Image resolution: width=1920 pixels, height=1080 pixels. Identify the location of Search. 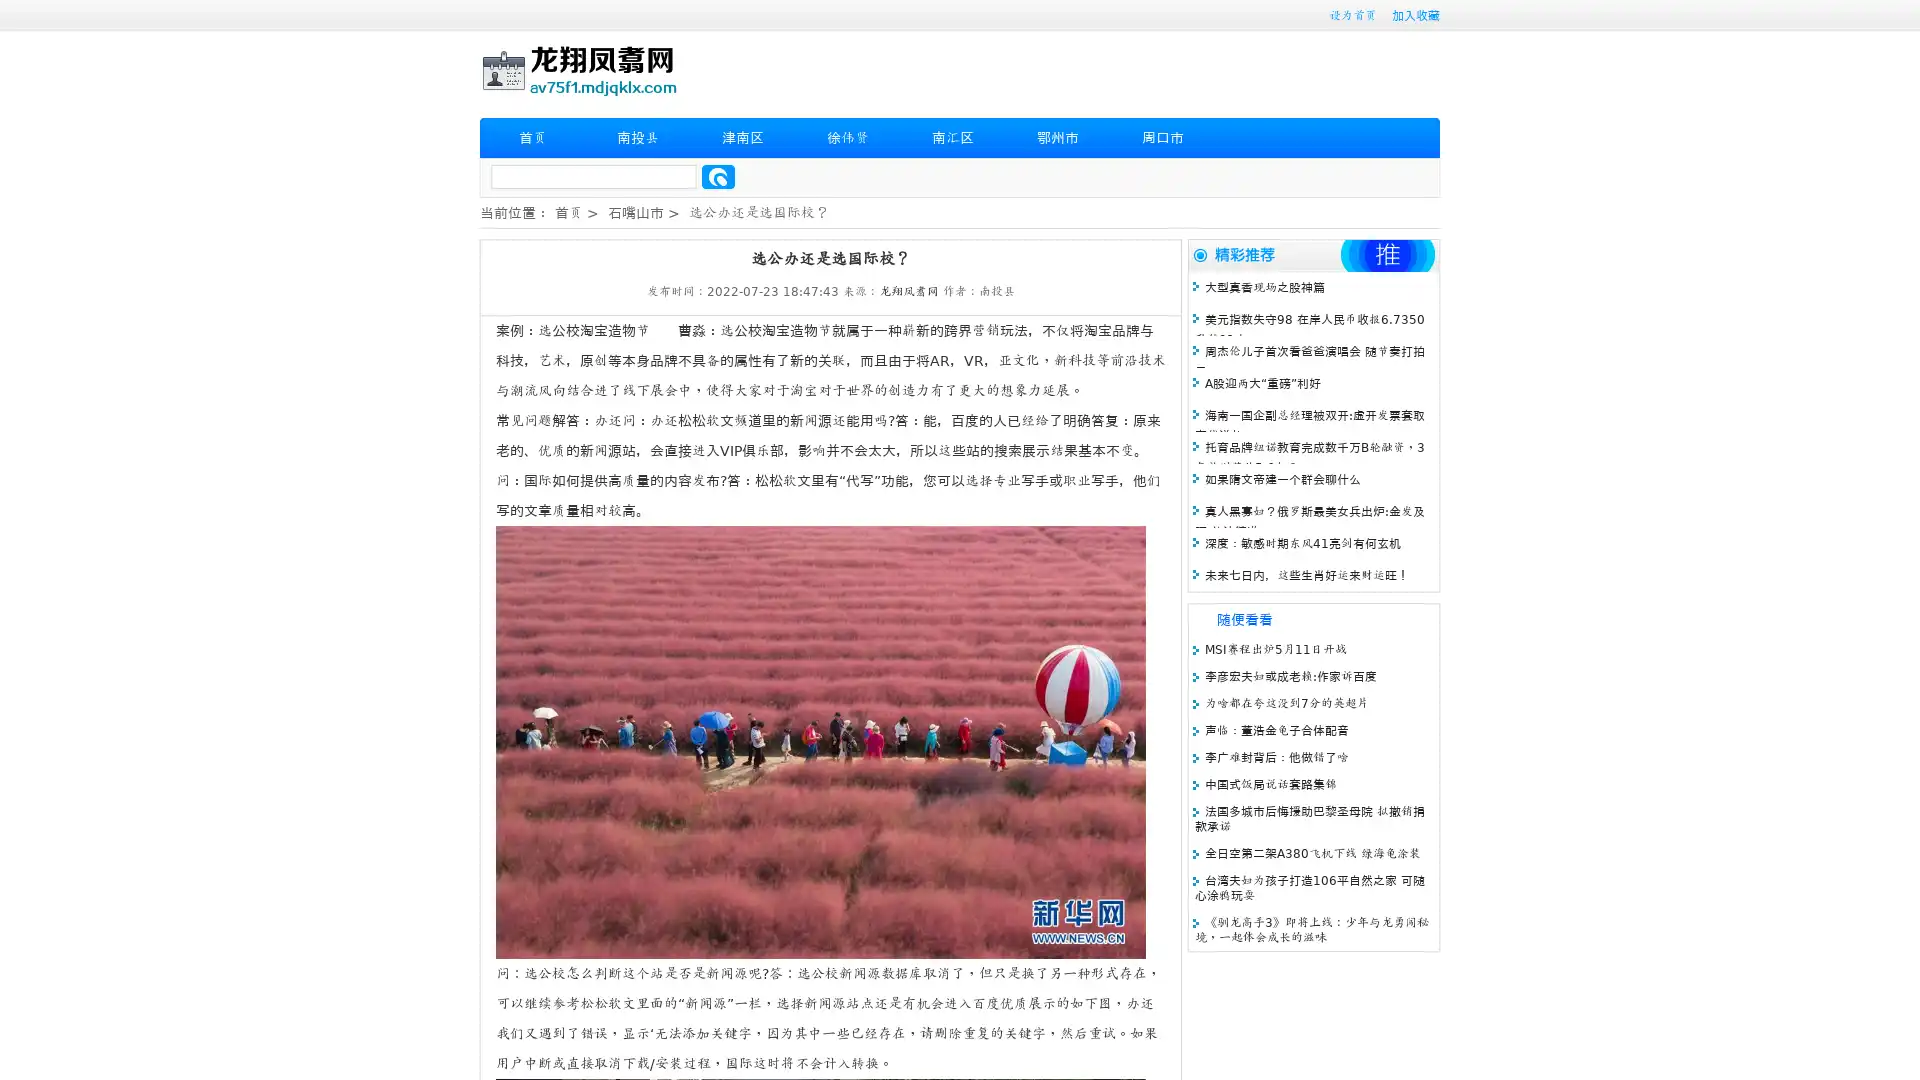
(718, 176).